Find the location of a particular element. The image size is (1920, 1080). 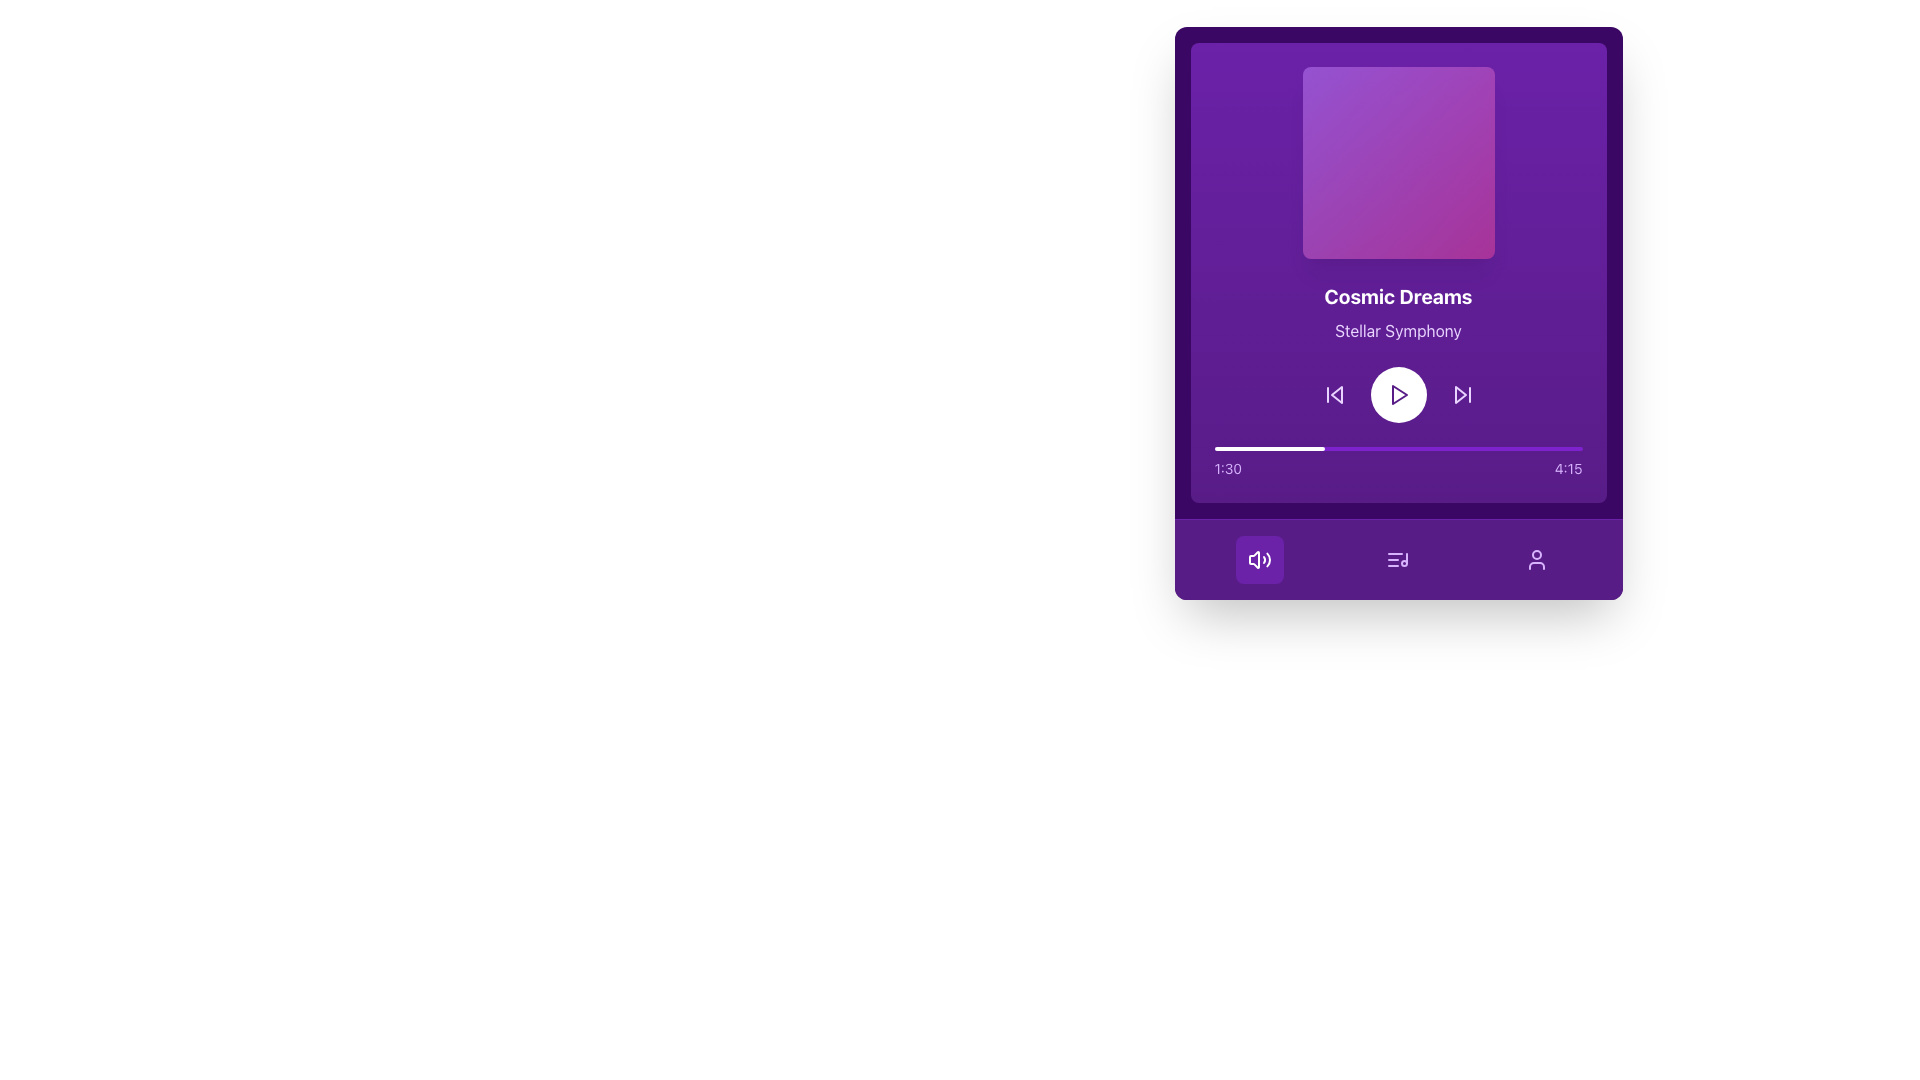

the white rectangular progress indicator bar located within the full-width purple progress bar at the bottom of the music player card is located at coordinates (1268, 447).